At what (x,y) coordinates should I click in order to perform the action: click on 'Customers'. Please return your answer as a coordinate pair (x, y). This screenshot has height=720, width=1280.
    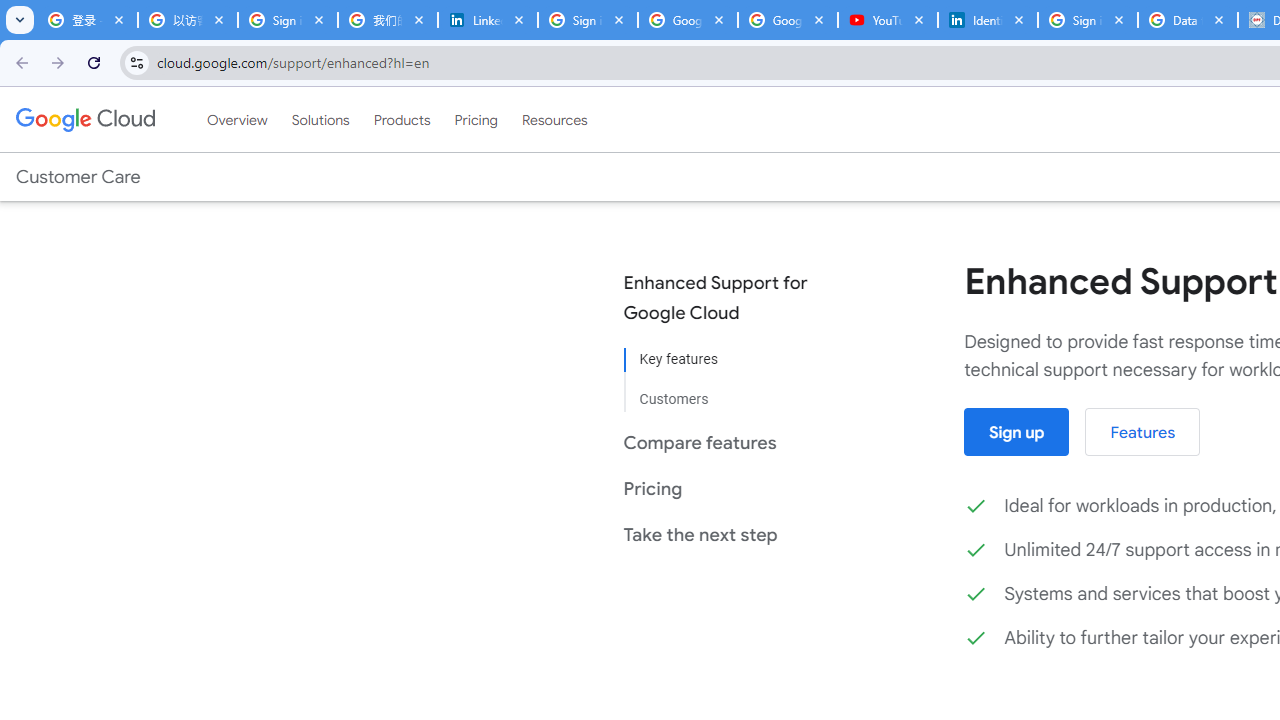
    Looking at the image, I should click on (729, 392).